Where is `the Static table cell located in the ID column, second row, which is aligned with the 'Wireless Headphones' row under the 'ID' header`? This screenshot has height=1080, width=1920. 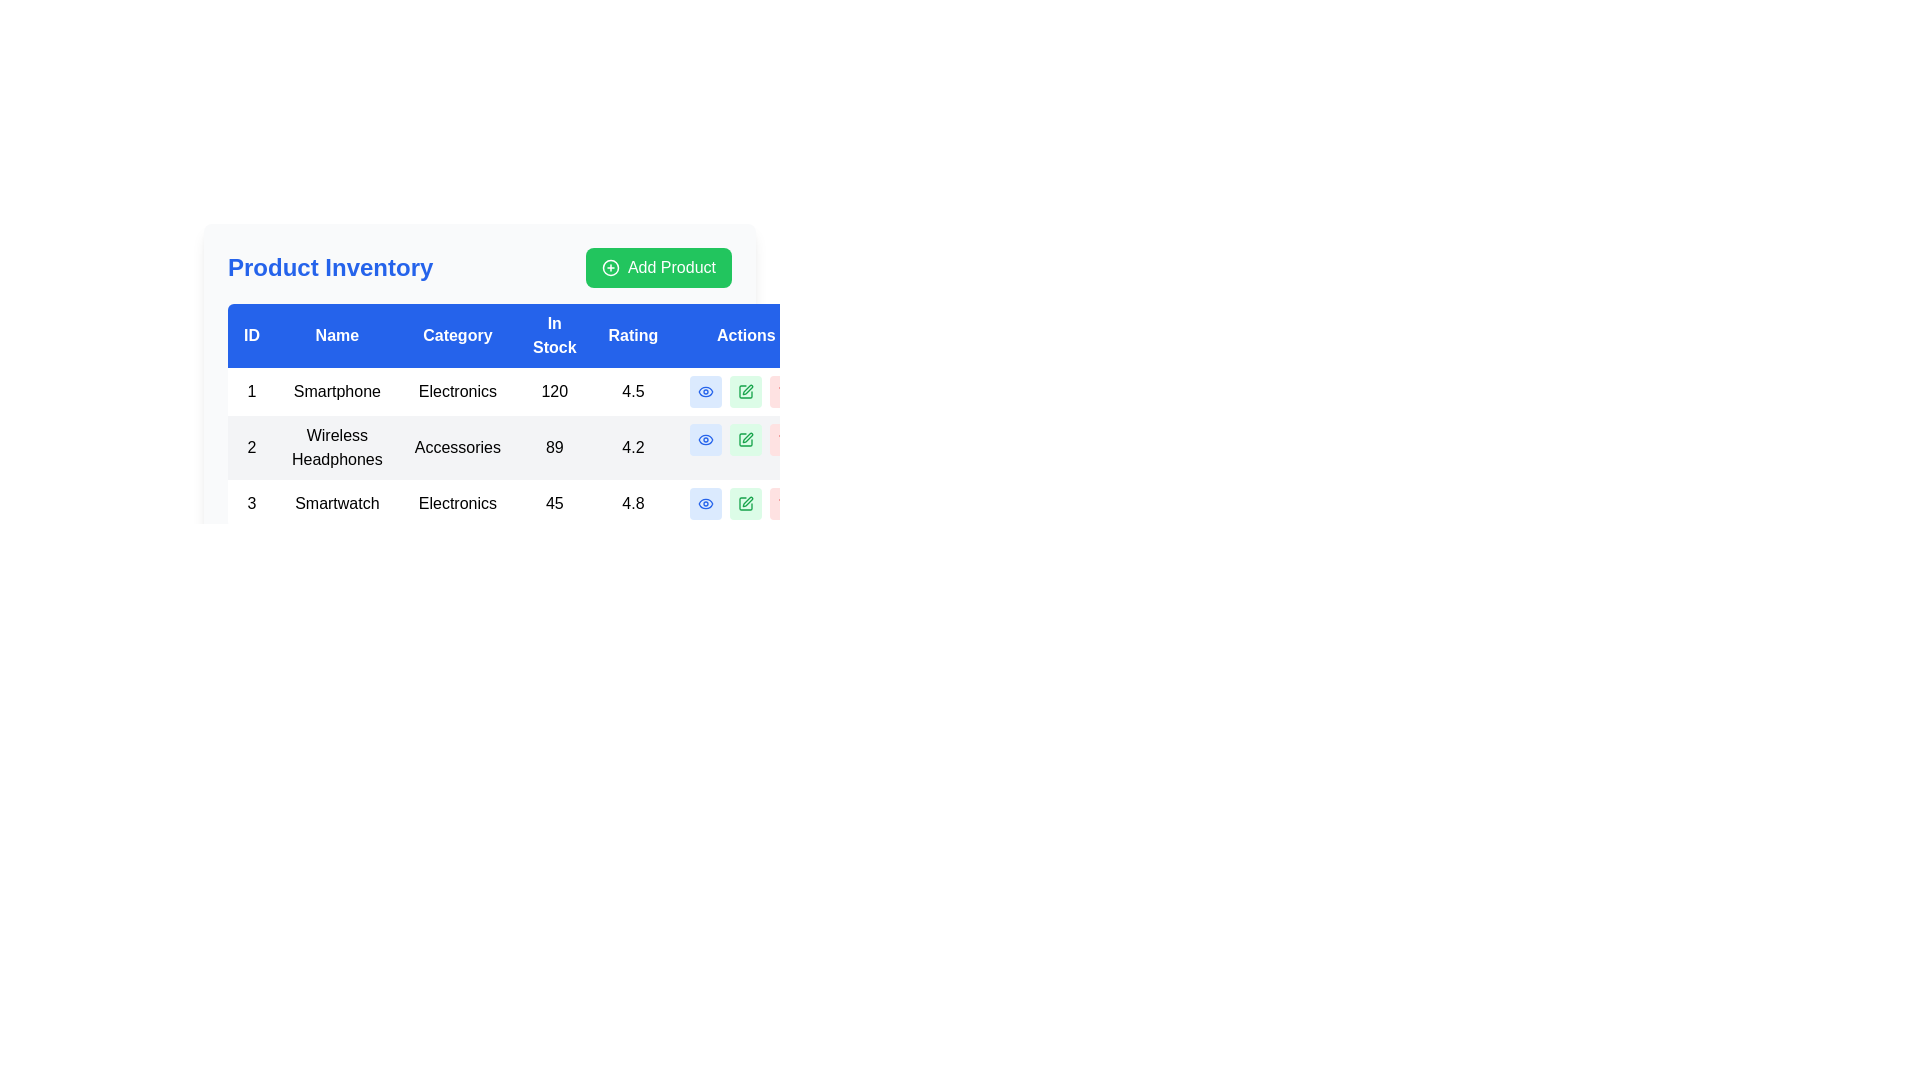
the Static table cell located in the ID column, second row, which is aligned with the 'Wireless Headphones' row under the 'ID' header is located at coordinates (251, 446).